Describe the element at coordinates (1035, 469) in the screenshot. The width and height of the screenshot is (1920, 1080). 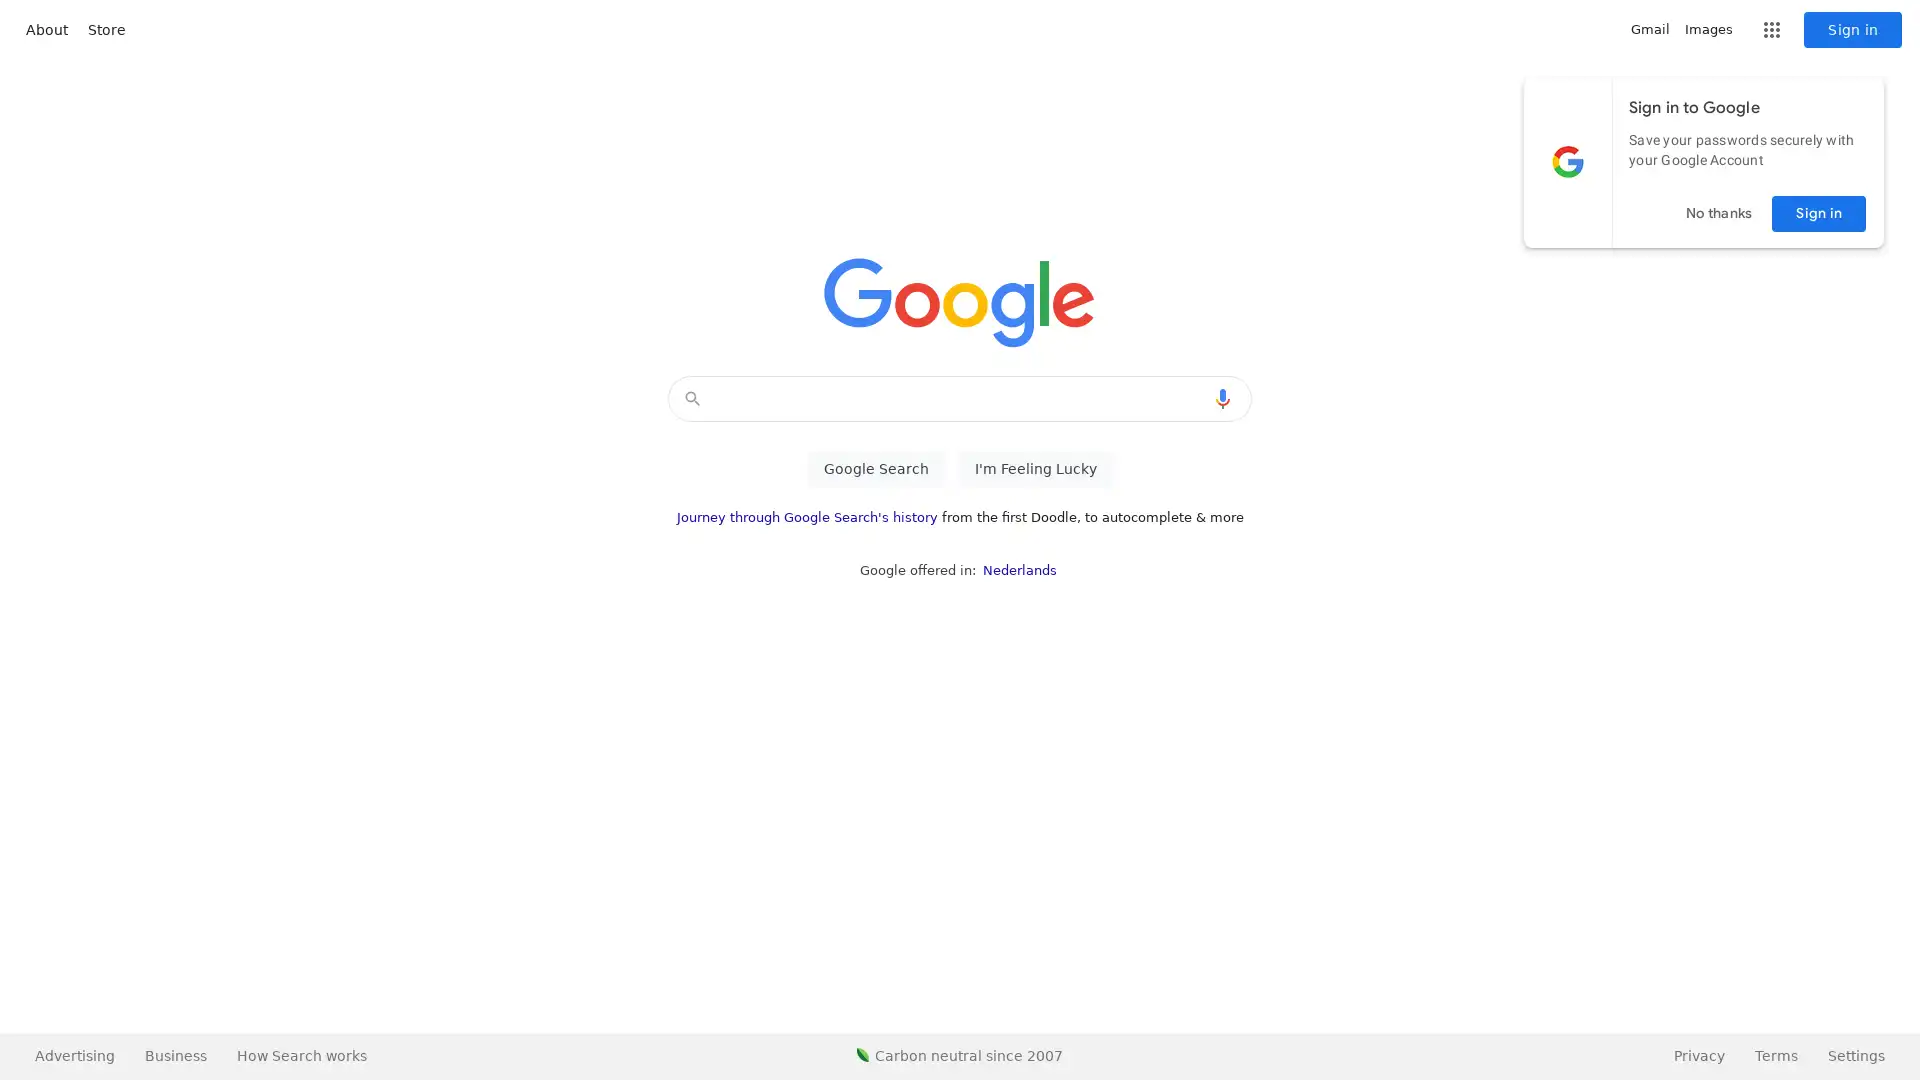
I see `I'm Feeling Lucky` at that location.